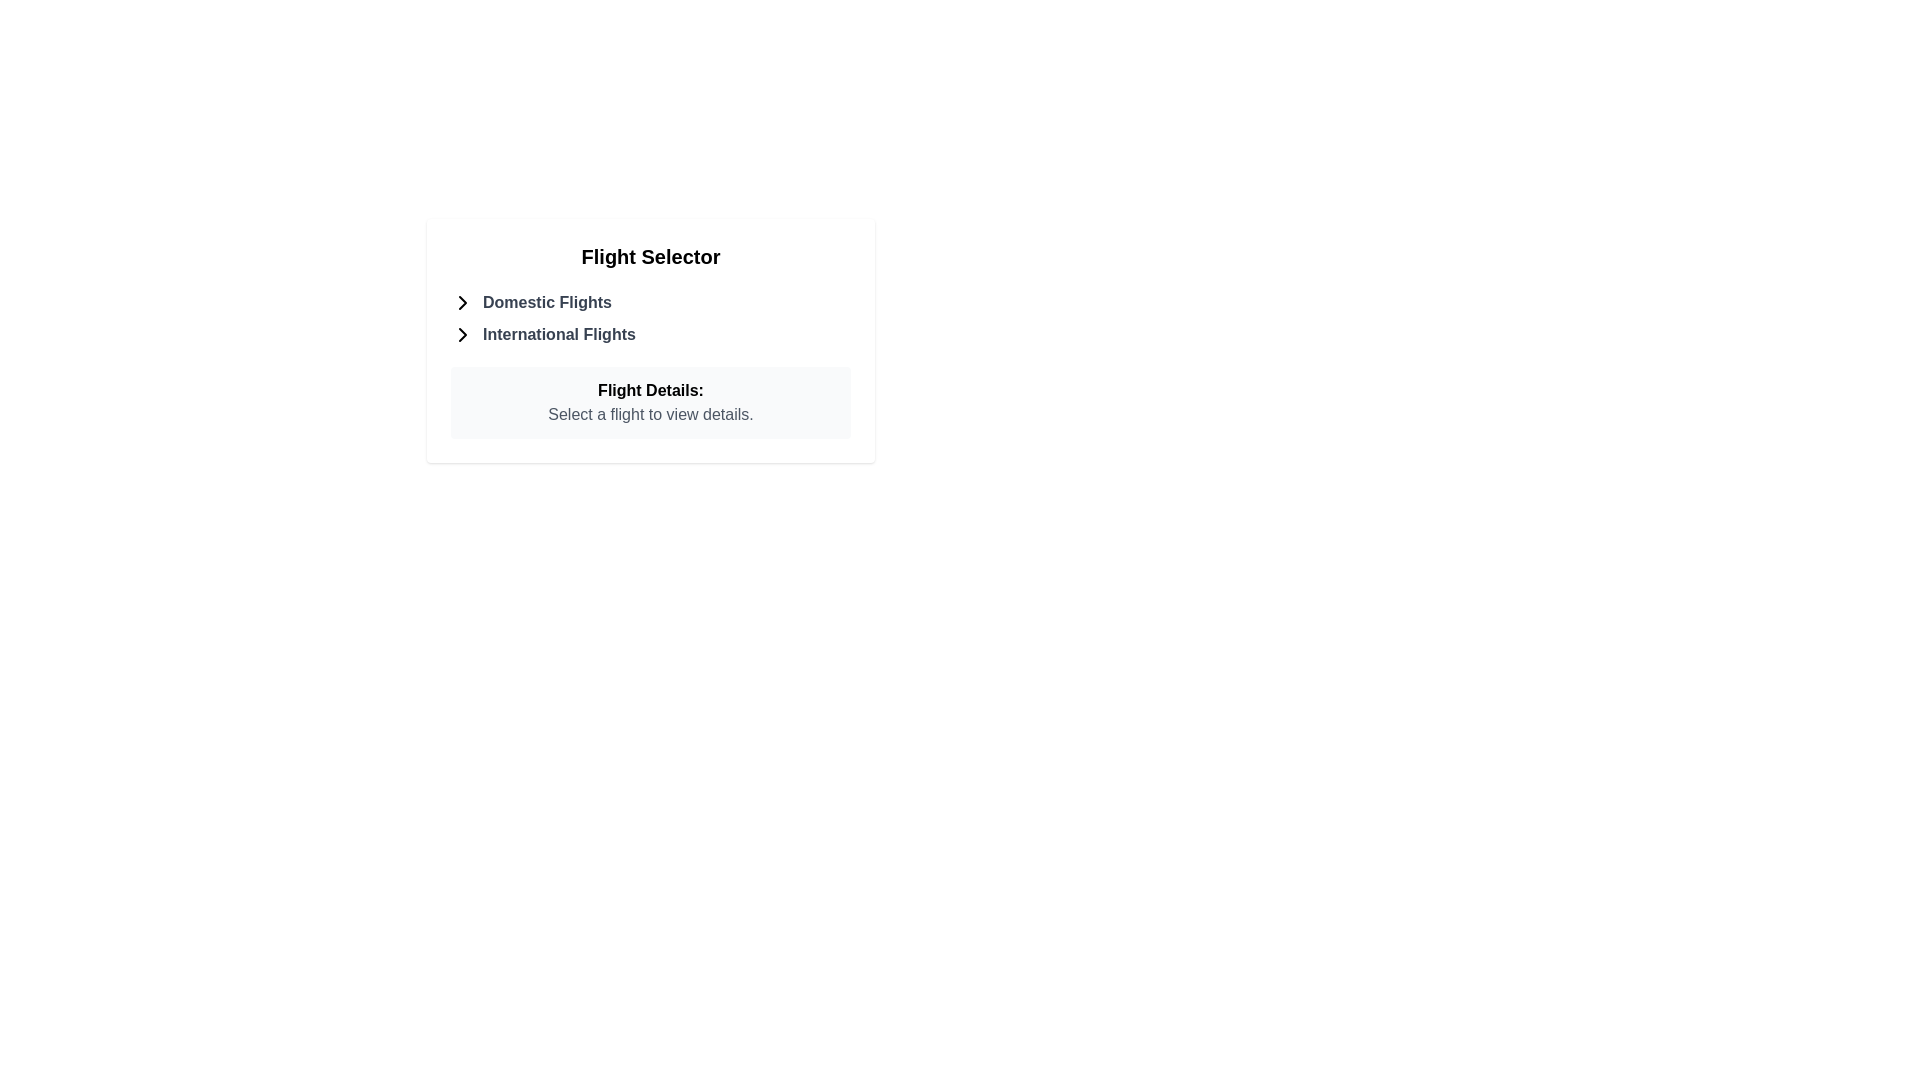  Describe the element at coordinates (651, 303) in the screenshot. I see `the first selectable item under the 'Flight Selector' section` at that location.